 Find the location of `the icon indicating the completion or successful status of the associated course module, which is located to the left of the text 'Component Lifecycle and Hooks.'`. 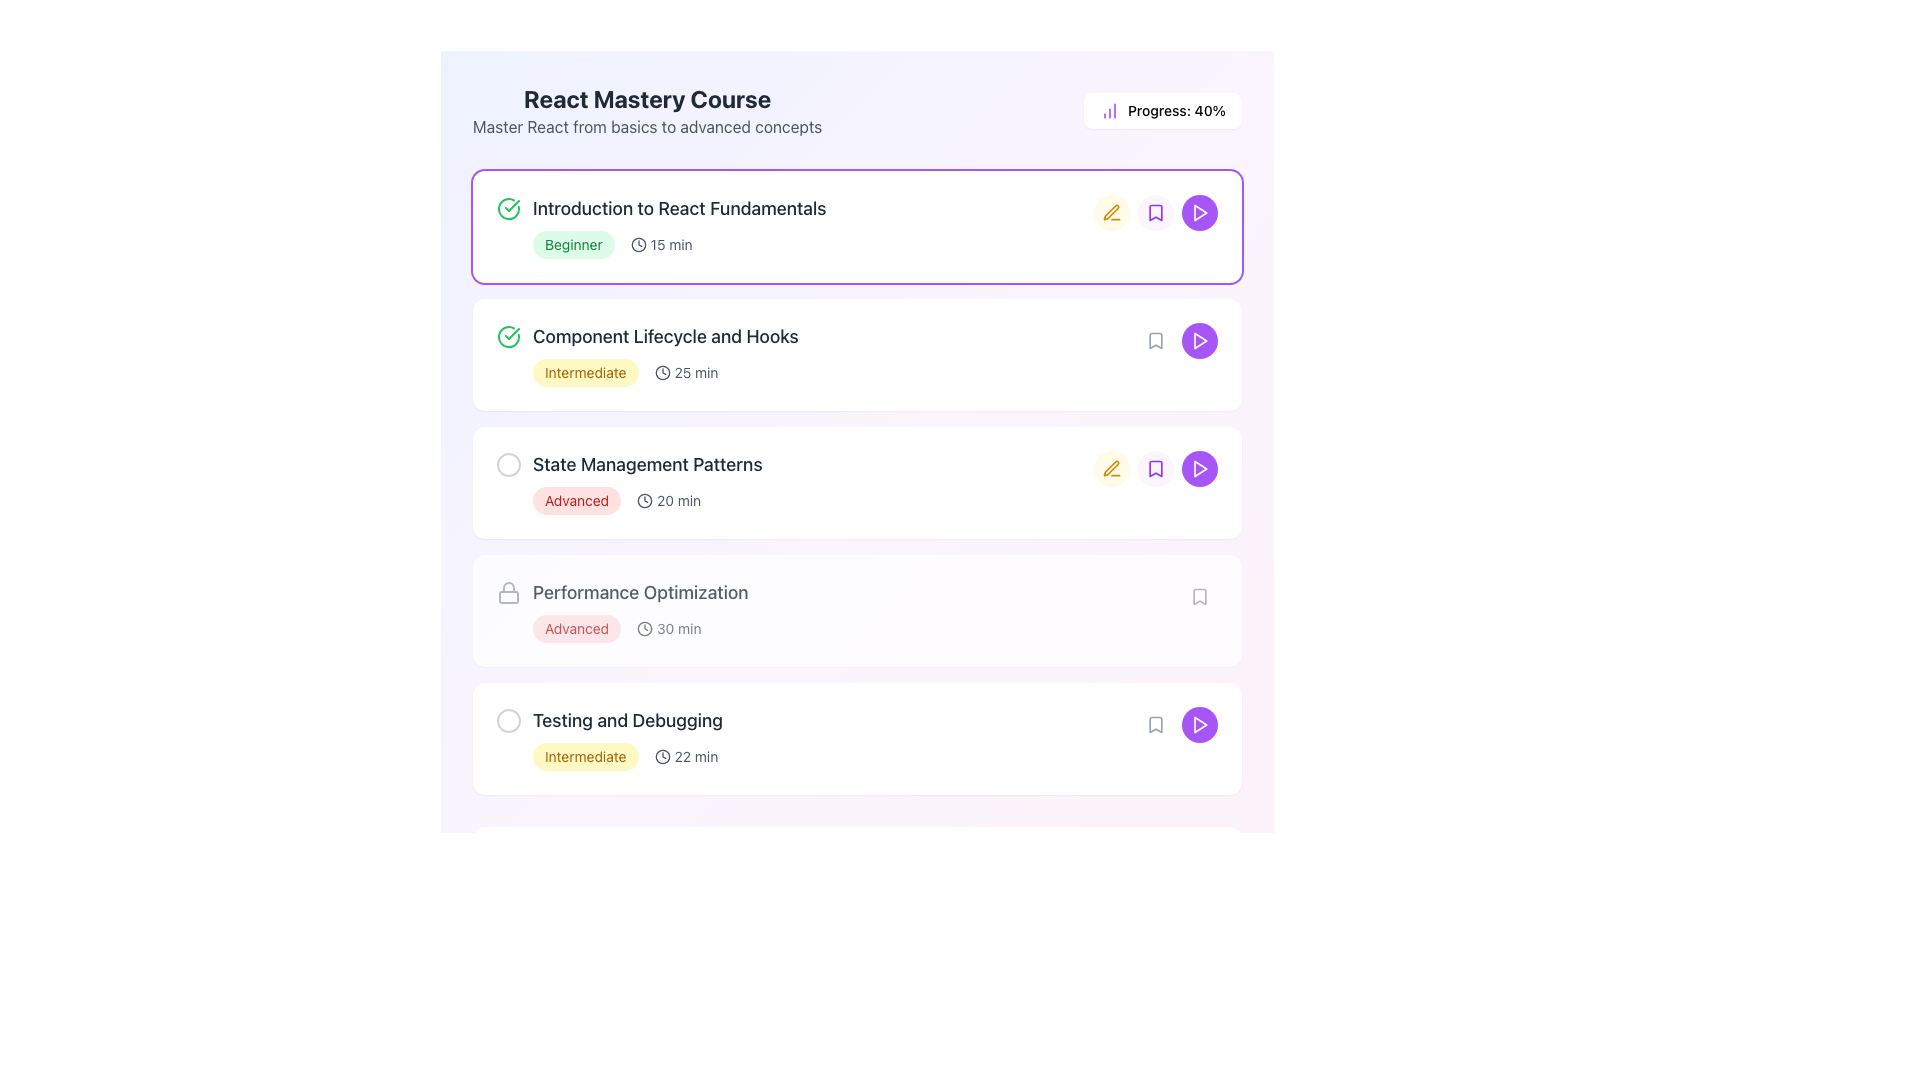

the icon indicating the completion or successful status of the associated course module, which is located to the left of the text 'Component Lifecycle and Hooks.' is located at coordinates (508, 335).